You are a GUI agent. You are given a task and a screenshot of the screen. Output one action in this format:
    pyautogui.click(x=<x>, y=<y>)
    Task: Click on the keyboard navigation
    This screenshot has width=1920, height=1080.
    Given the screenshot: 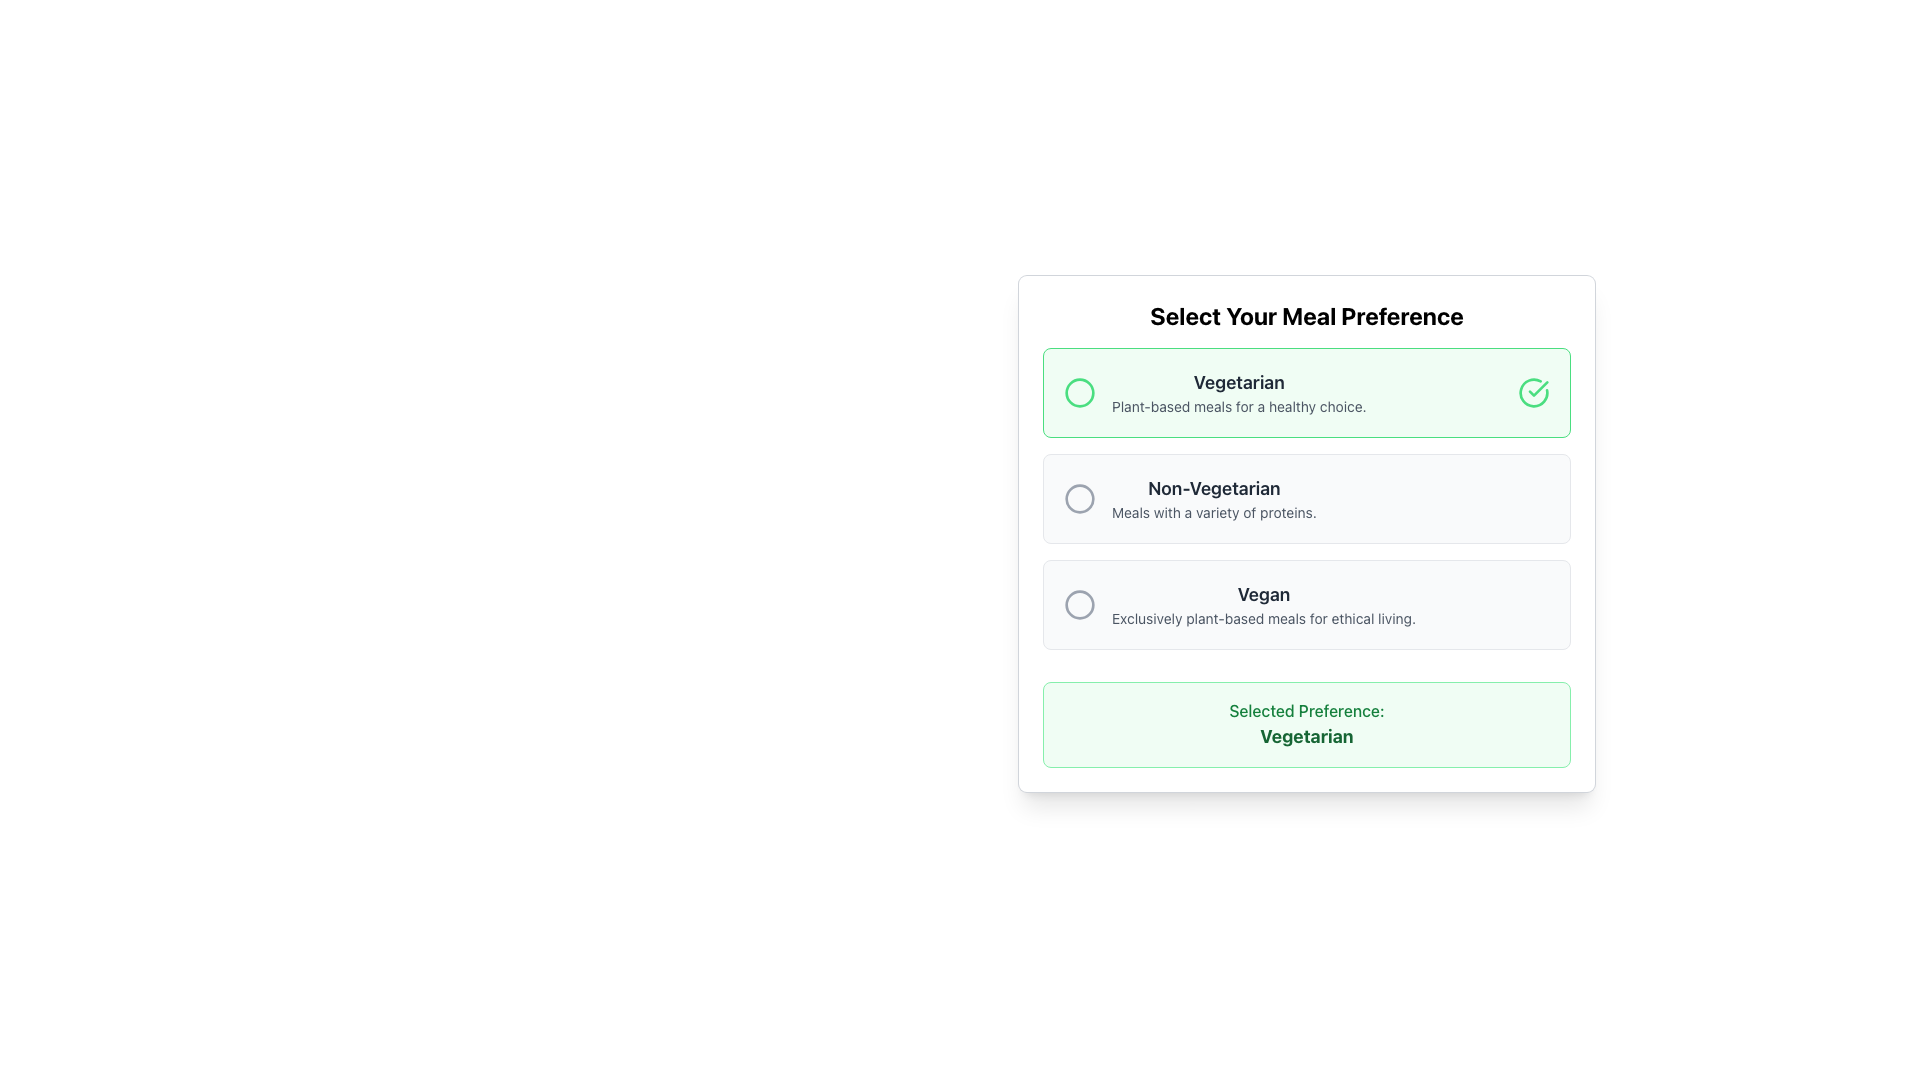 What is the action you would take?
    pyautogui.click(x=1079, y=604)
    